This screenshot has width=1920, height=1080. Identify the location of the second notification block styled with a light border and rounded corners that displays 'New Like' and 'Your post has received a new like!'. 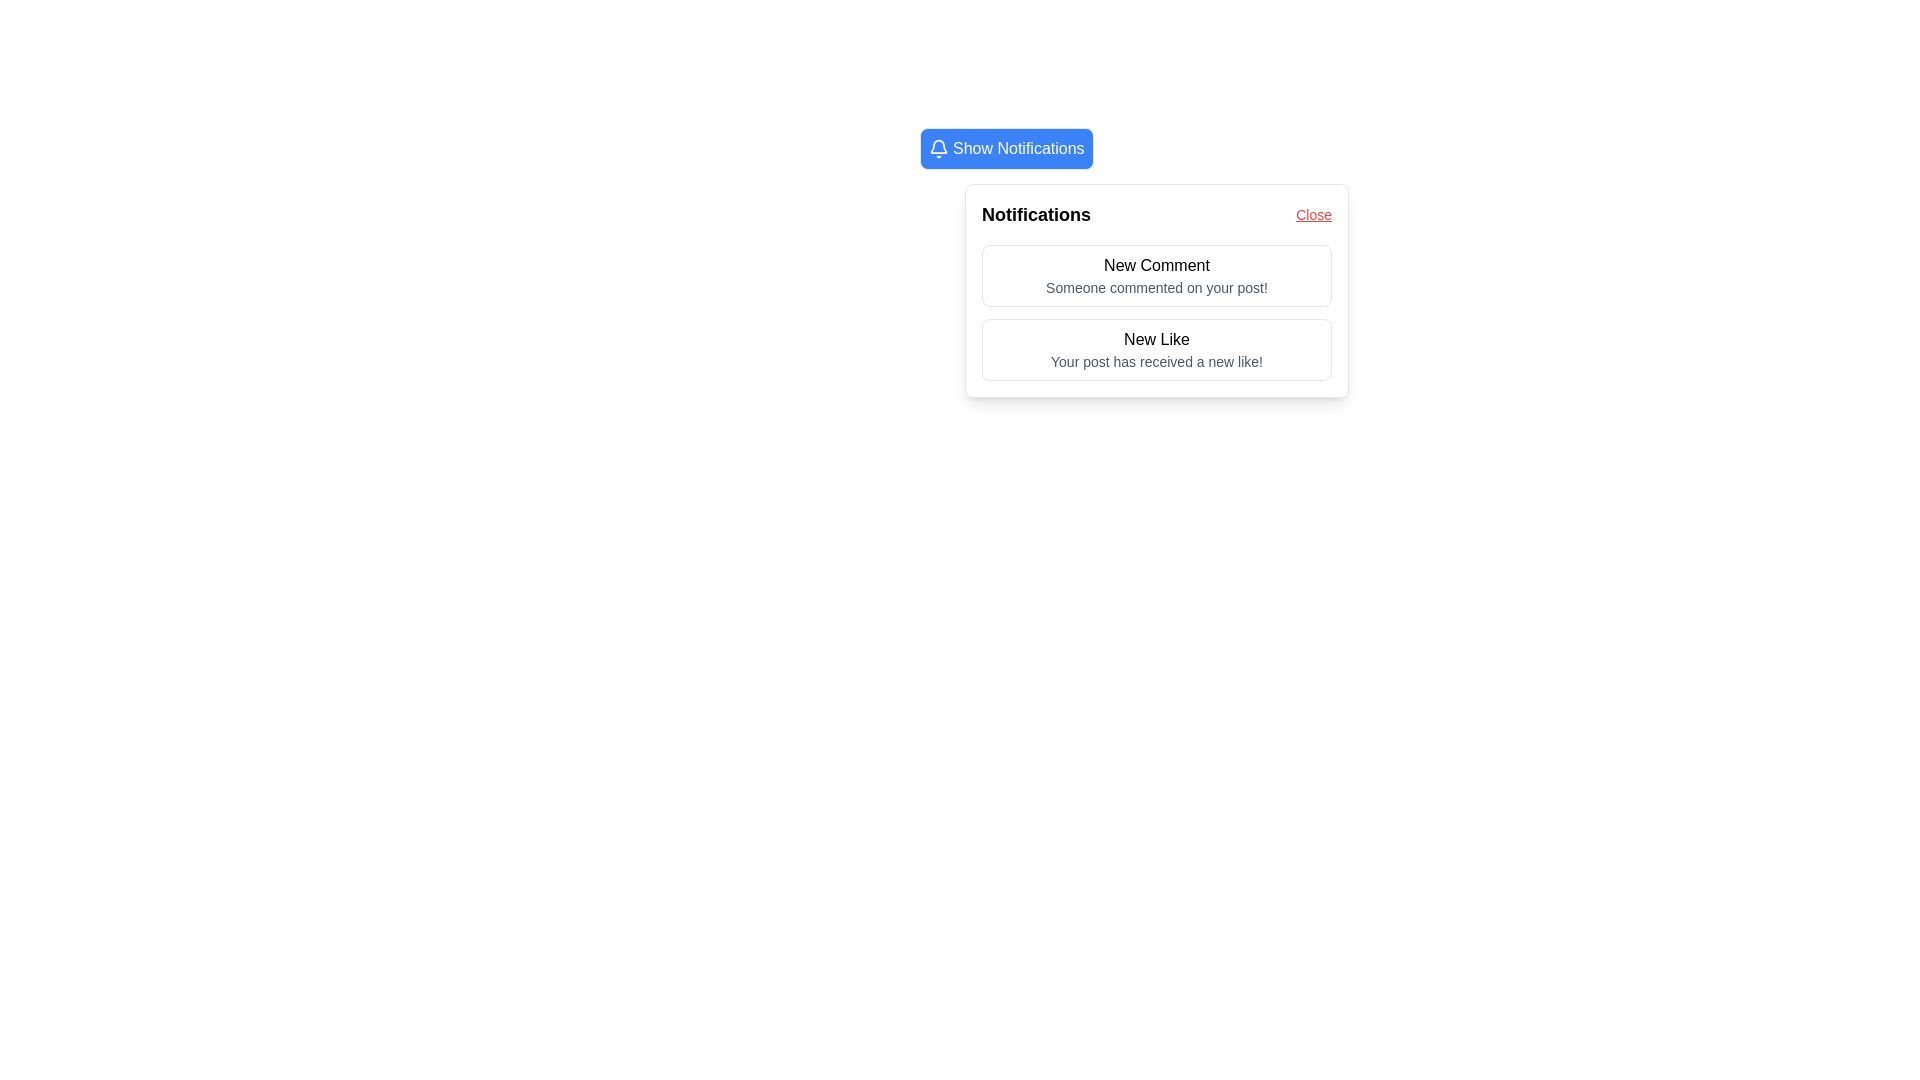
(1156, 349).